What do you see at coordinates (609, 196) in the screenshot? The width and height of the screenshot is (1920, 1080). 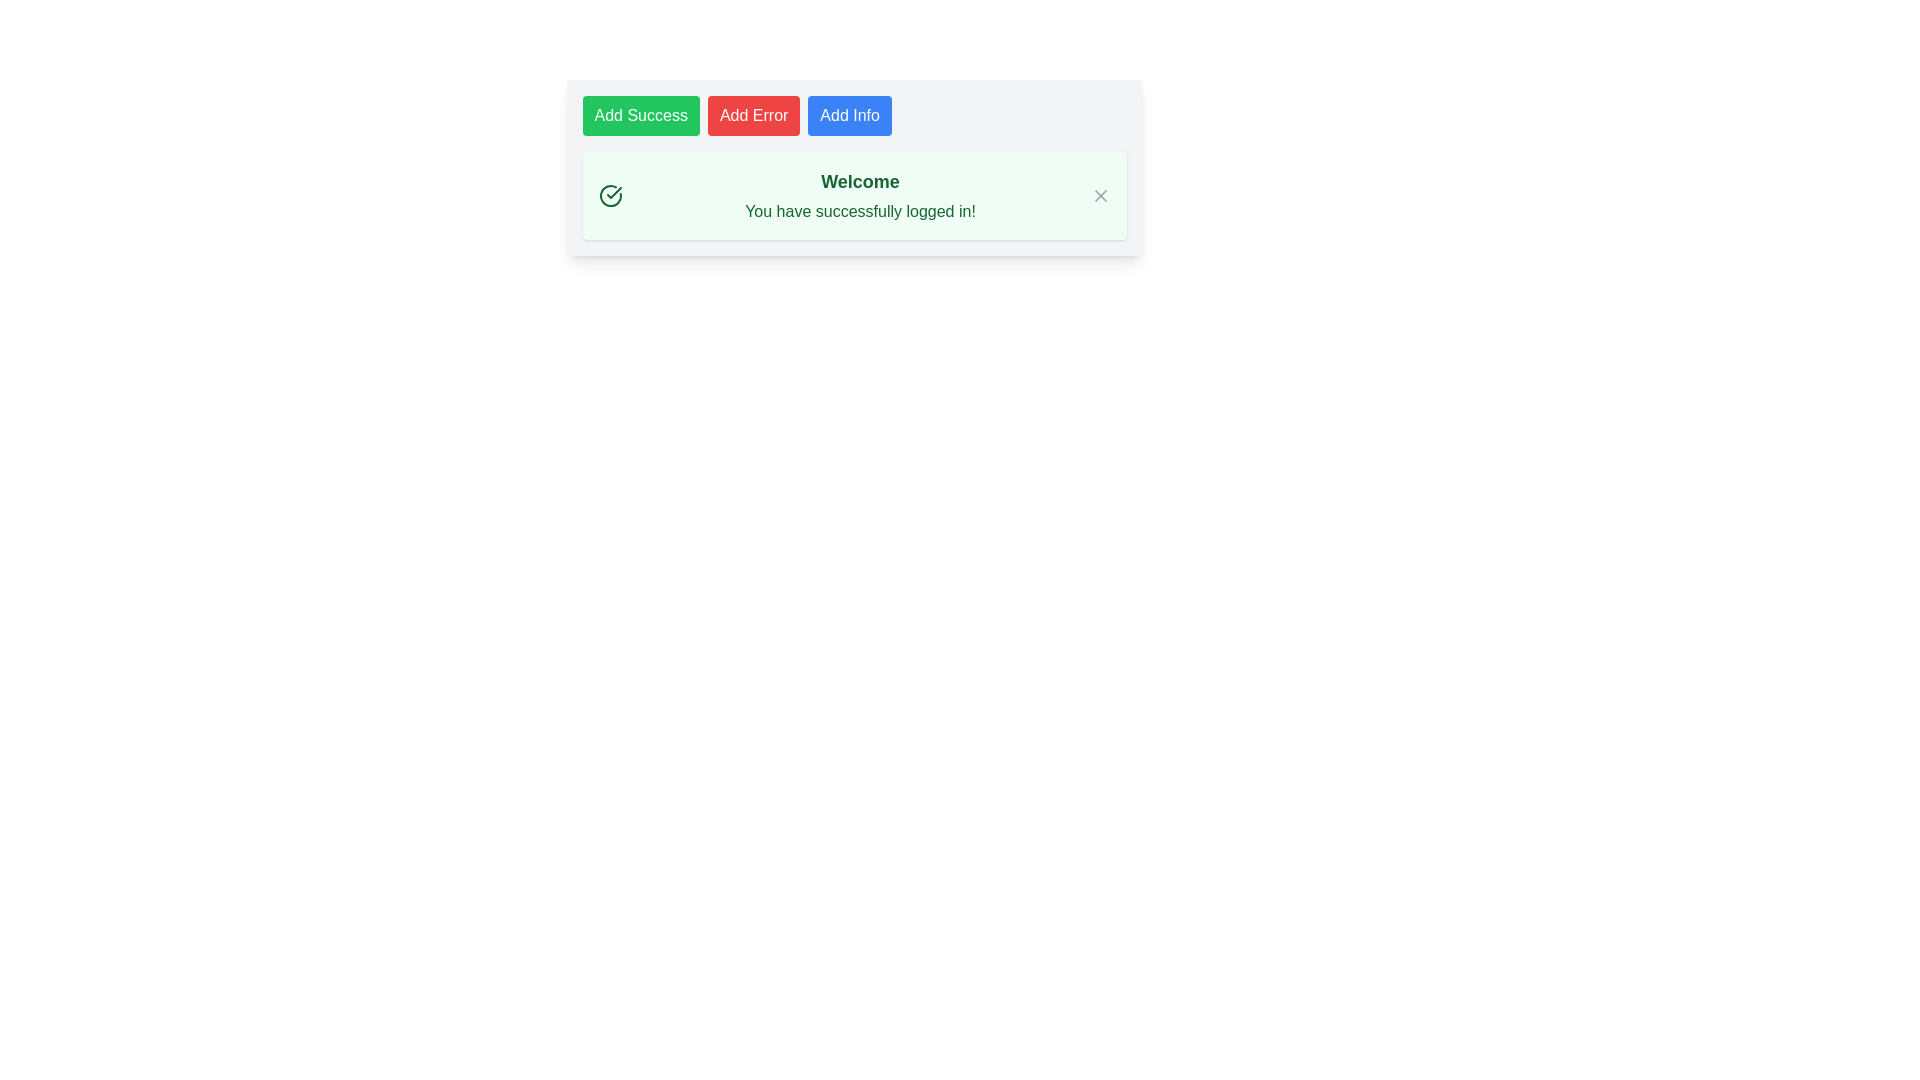 I see `the success confirmation icon located within the 'Welcome' notification, positioned to the left of the text 'You have successfully logged in!'` at bounding box center [609, 196].